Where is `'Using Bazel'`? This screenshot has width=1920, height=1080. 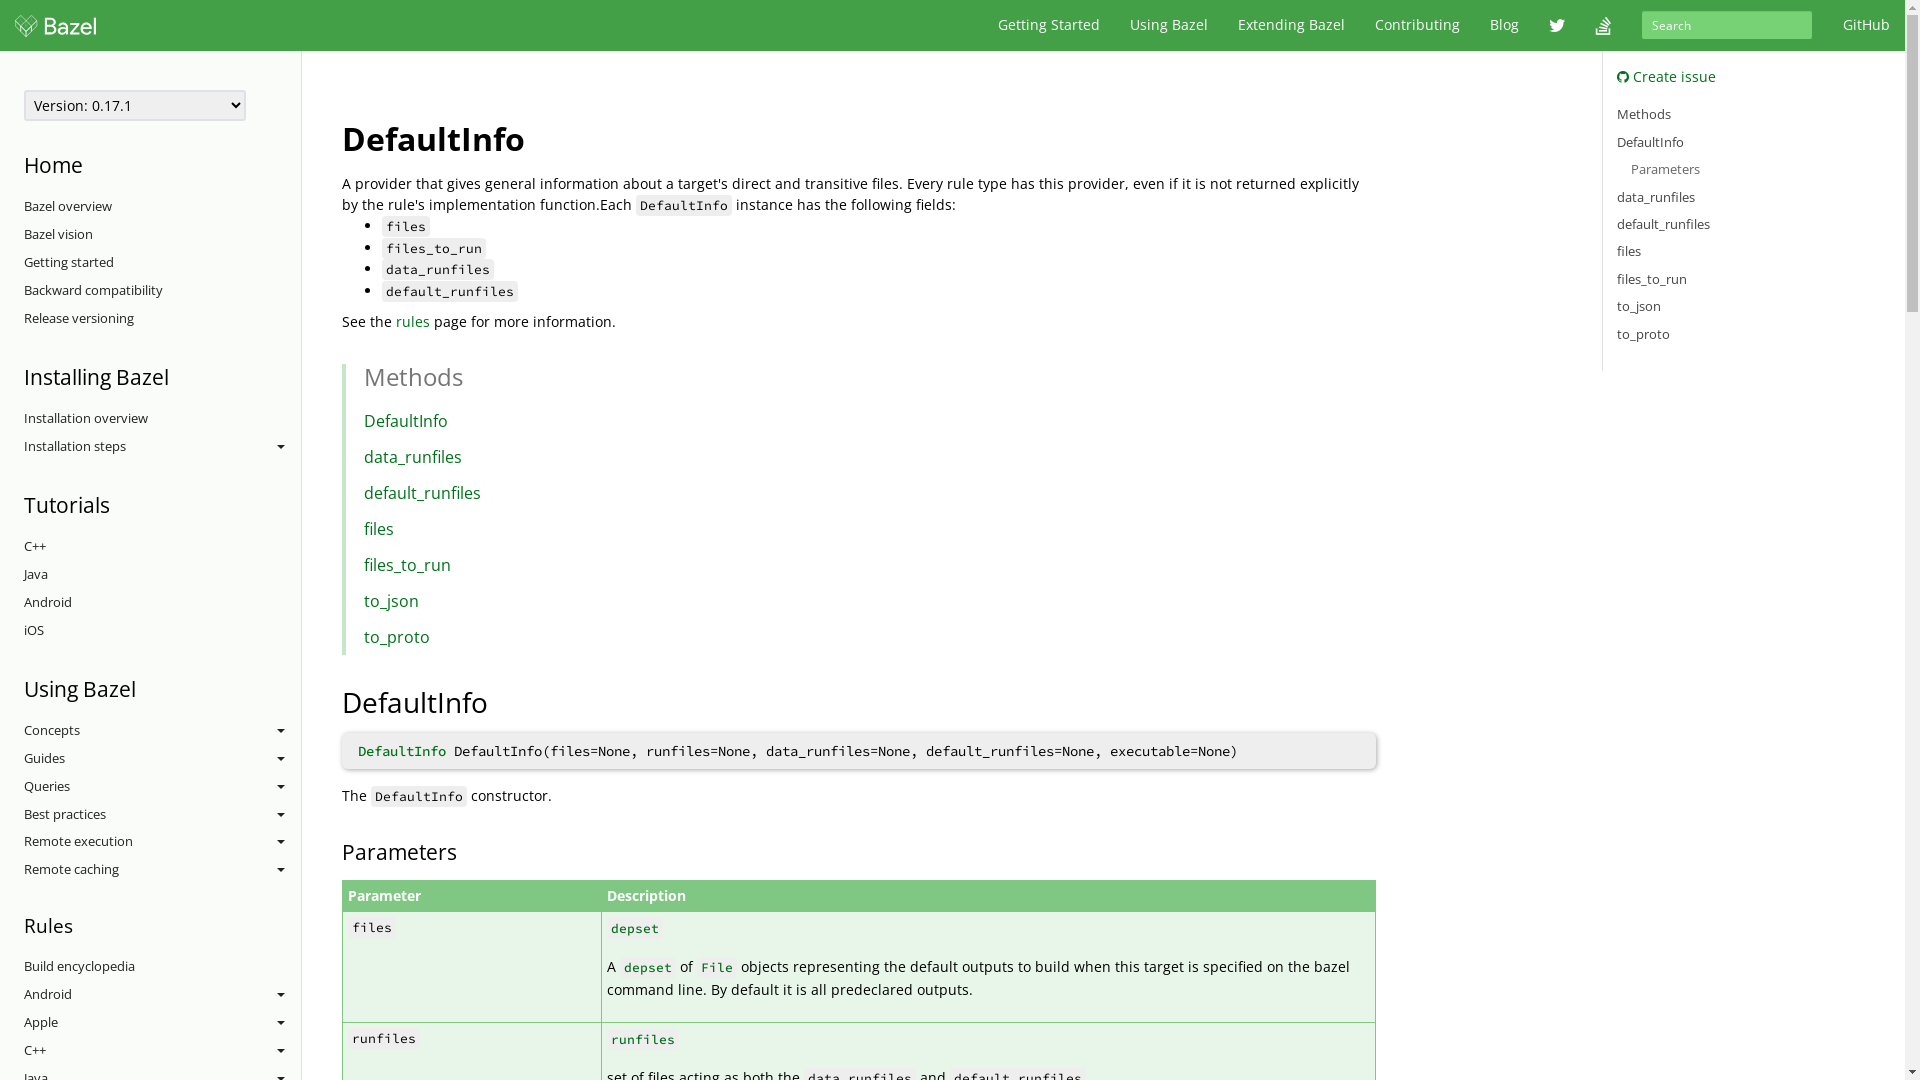
'Using Bazel' is located at coordinates (1169, 24).